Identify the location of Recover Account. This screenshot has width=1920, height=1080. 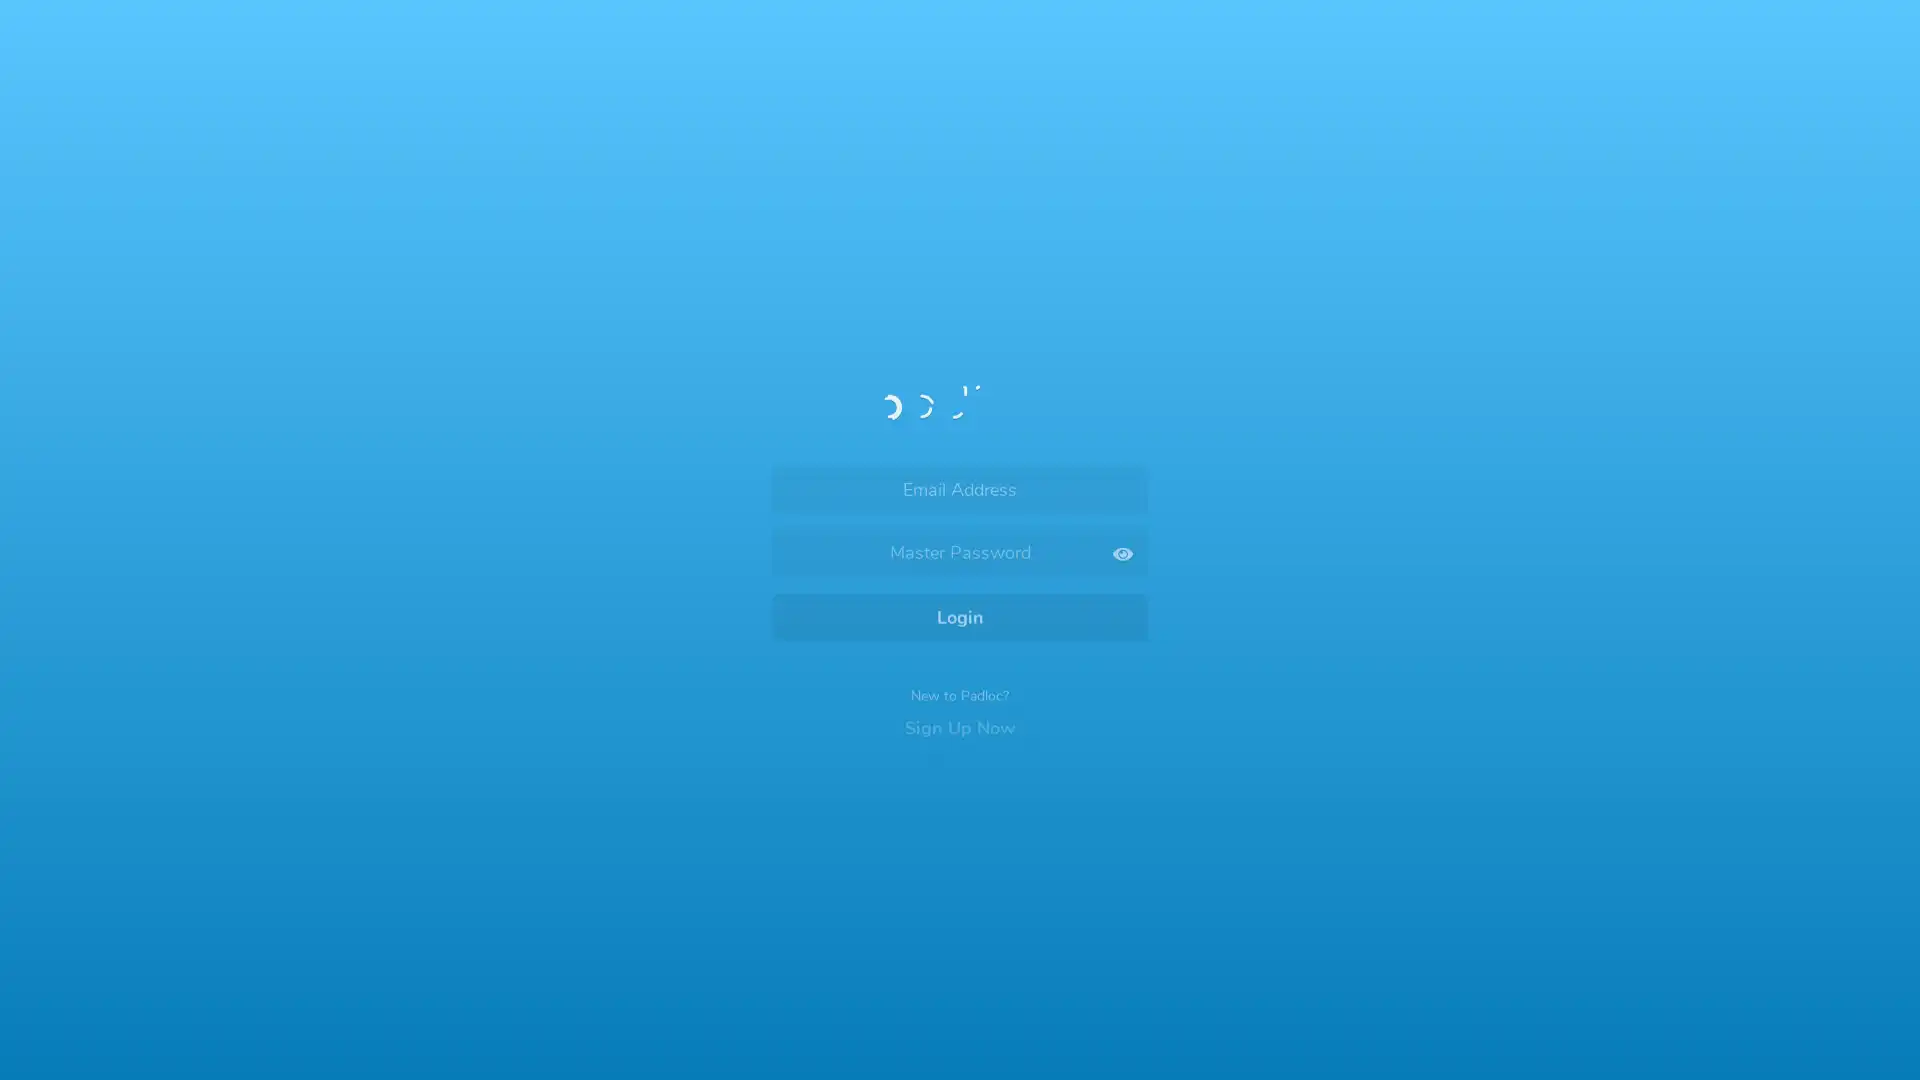
(960, 913).